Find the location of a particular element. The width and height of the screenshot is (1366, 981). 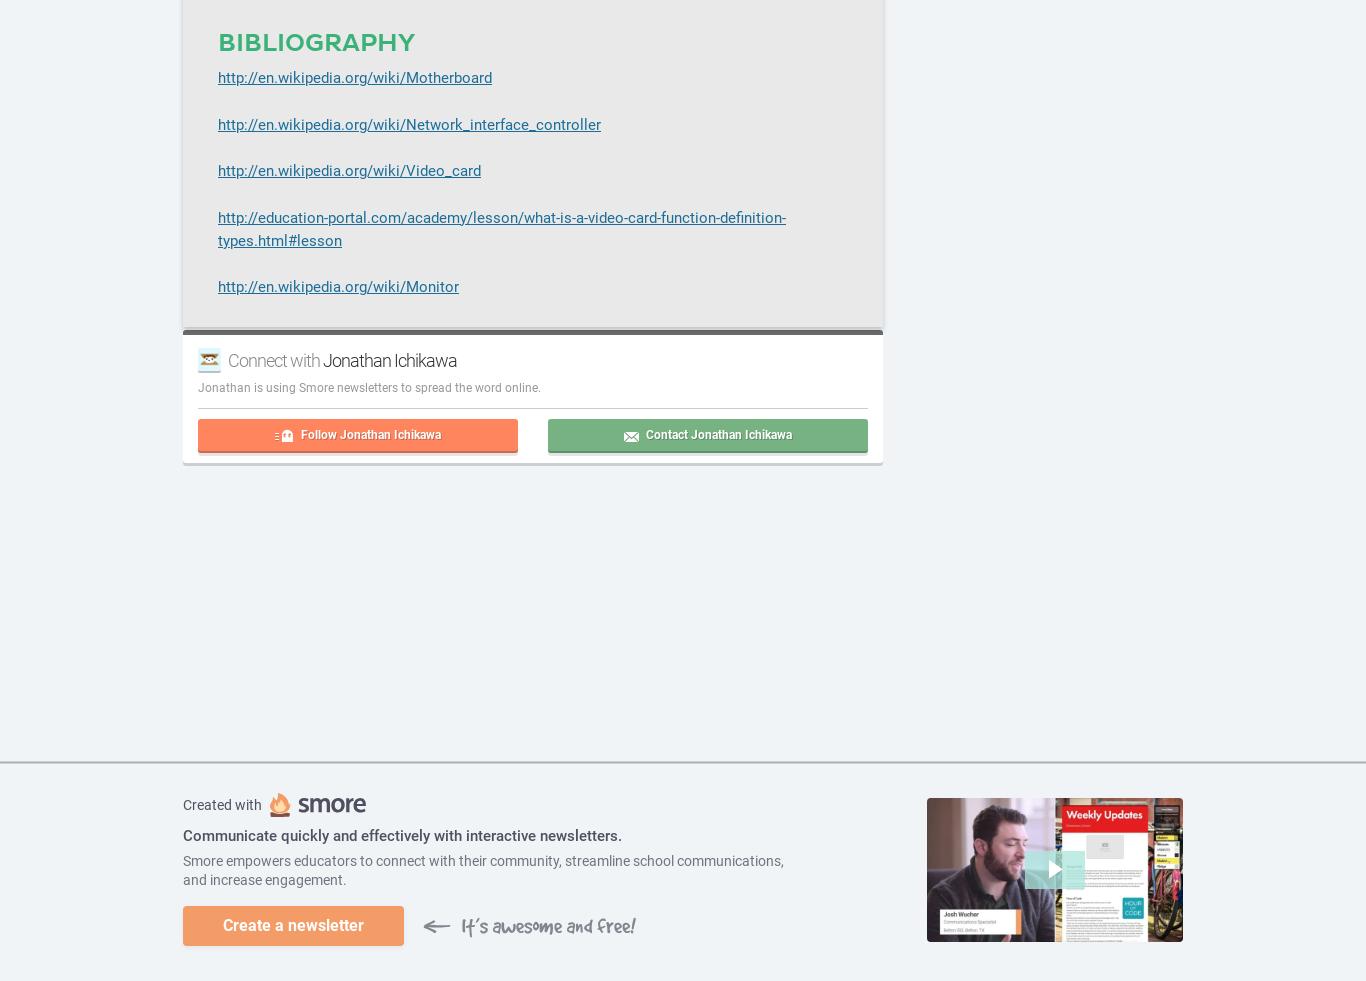

'Created with' is located at coordinates (221, 805).